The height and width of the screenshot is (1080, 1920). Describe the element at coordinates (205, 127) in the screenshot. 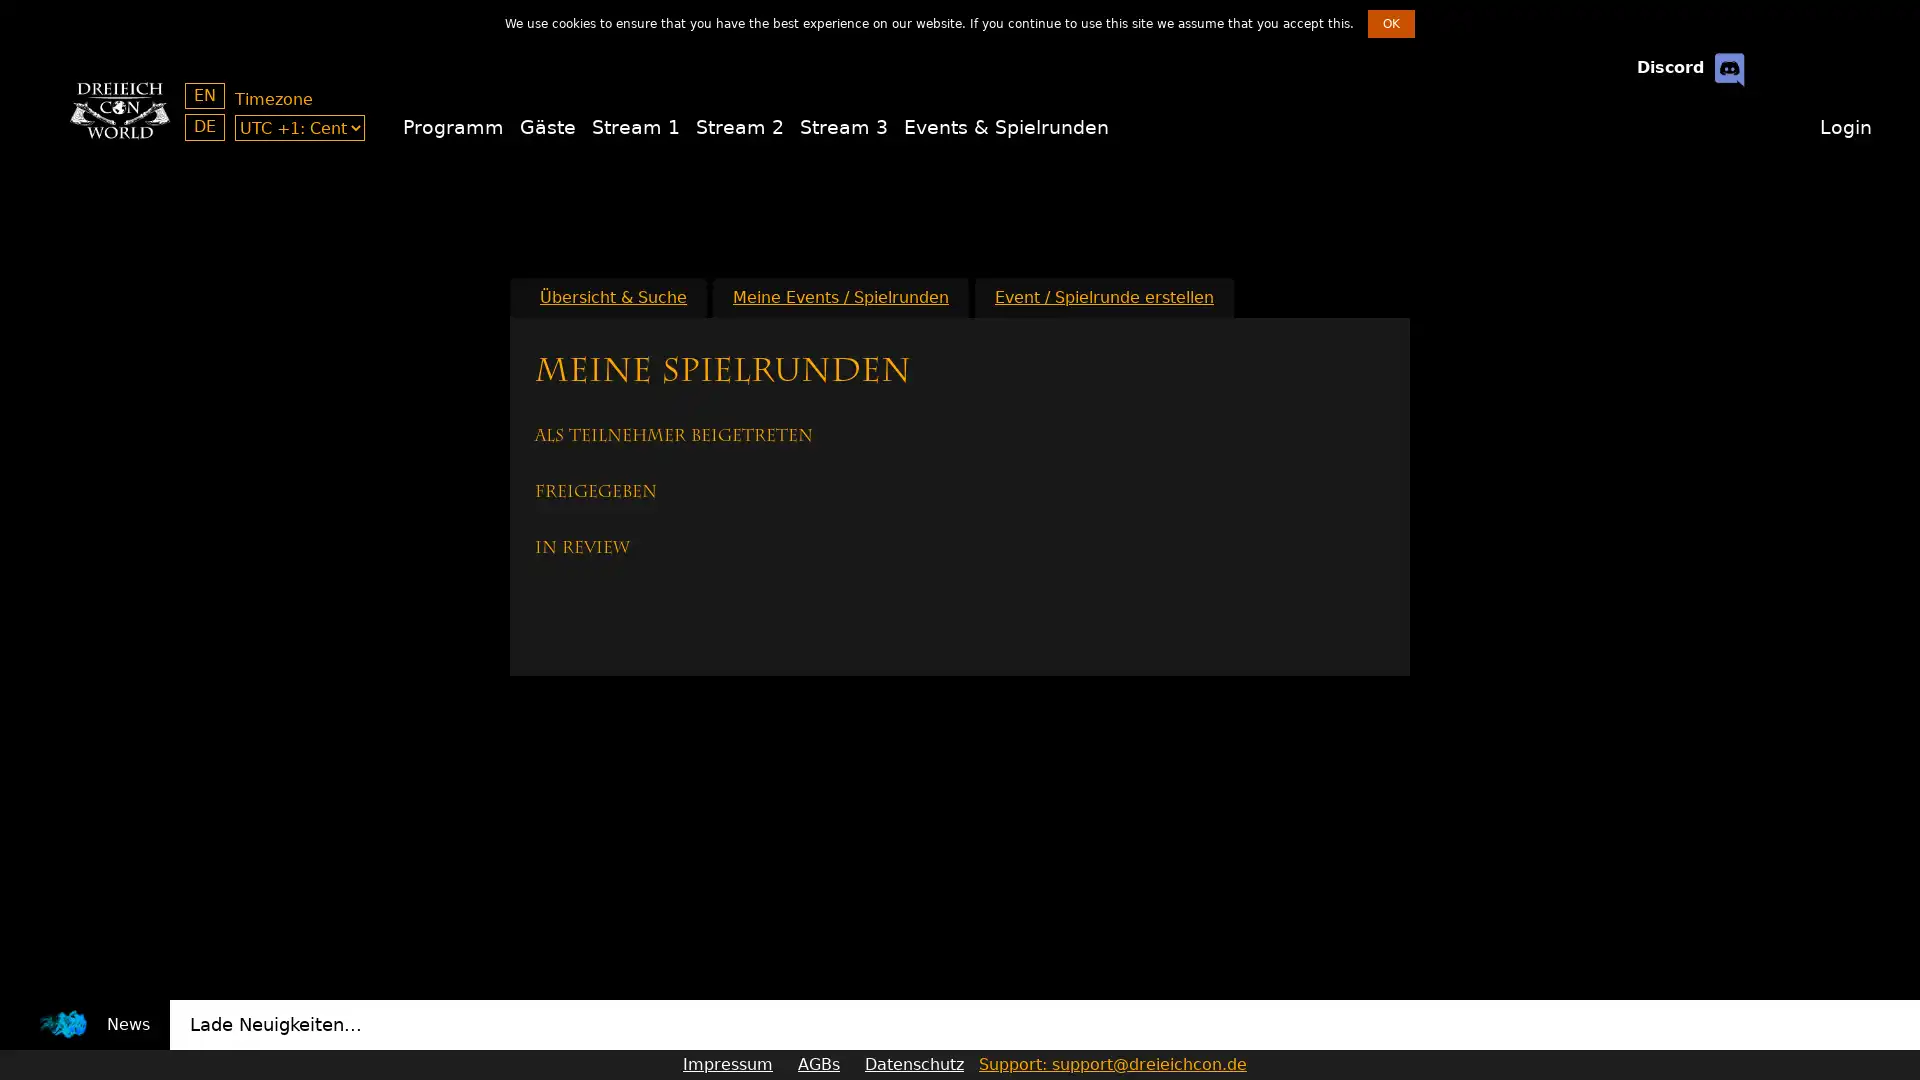

I see `DE` at that location.